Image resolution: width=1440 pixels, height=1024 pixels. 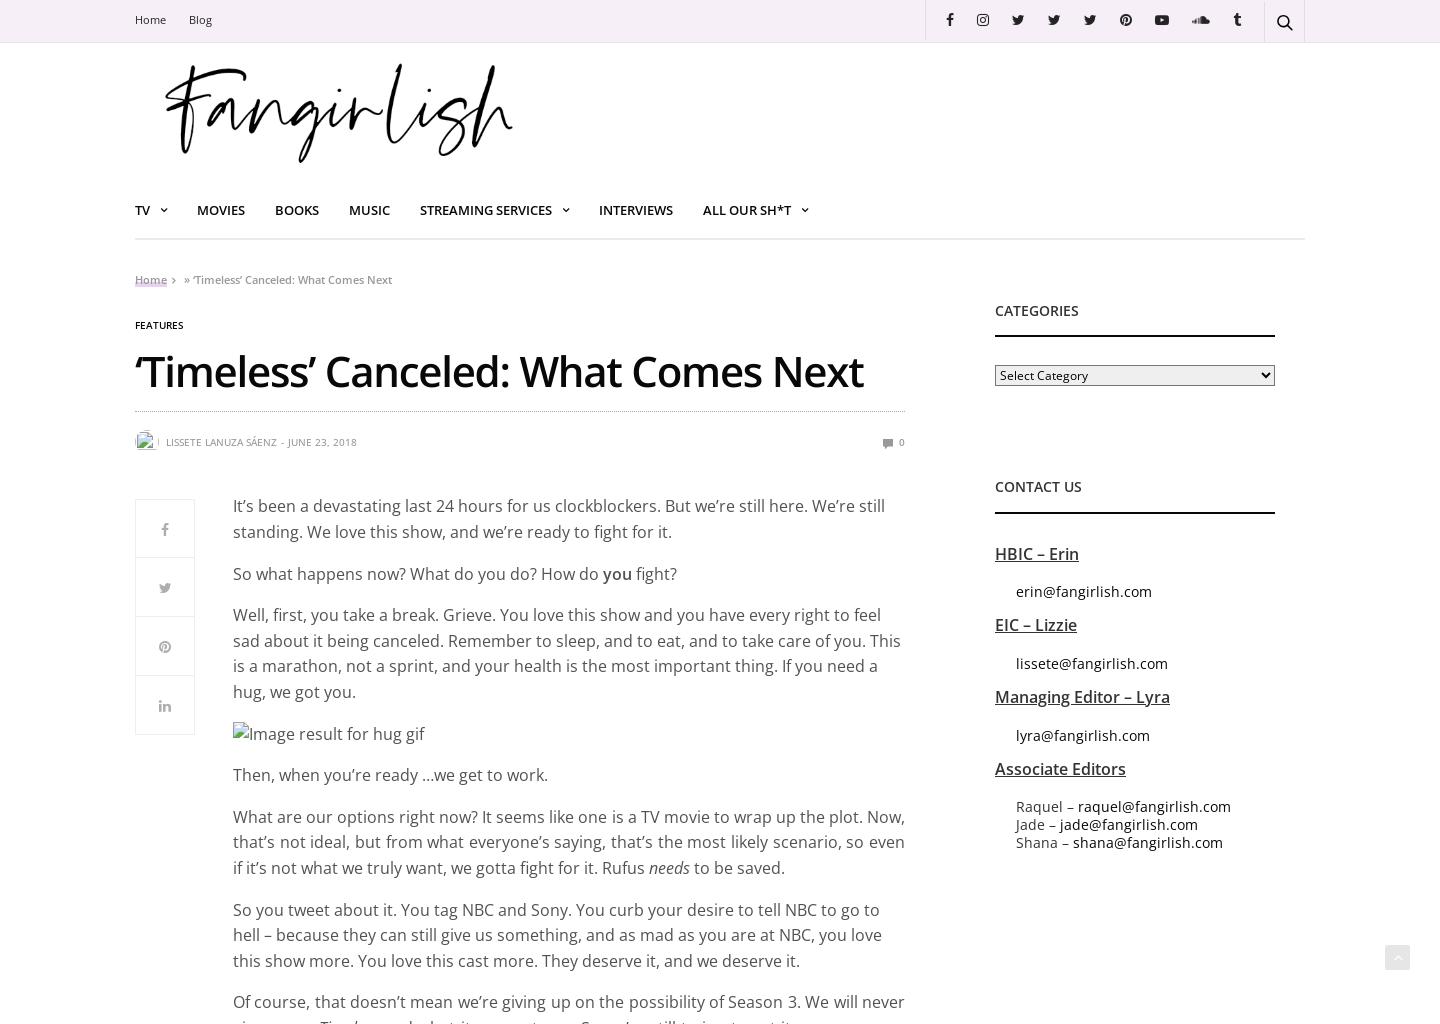 What do you see at coordinates (1082, 733) in the screenshot?
I see `'lyra@fangirlish.com'` at bounding box center [1082, 733].